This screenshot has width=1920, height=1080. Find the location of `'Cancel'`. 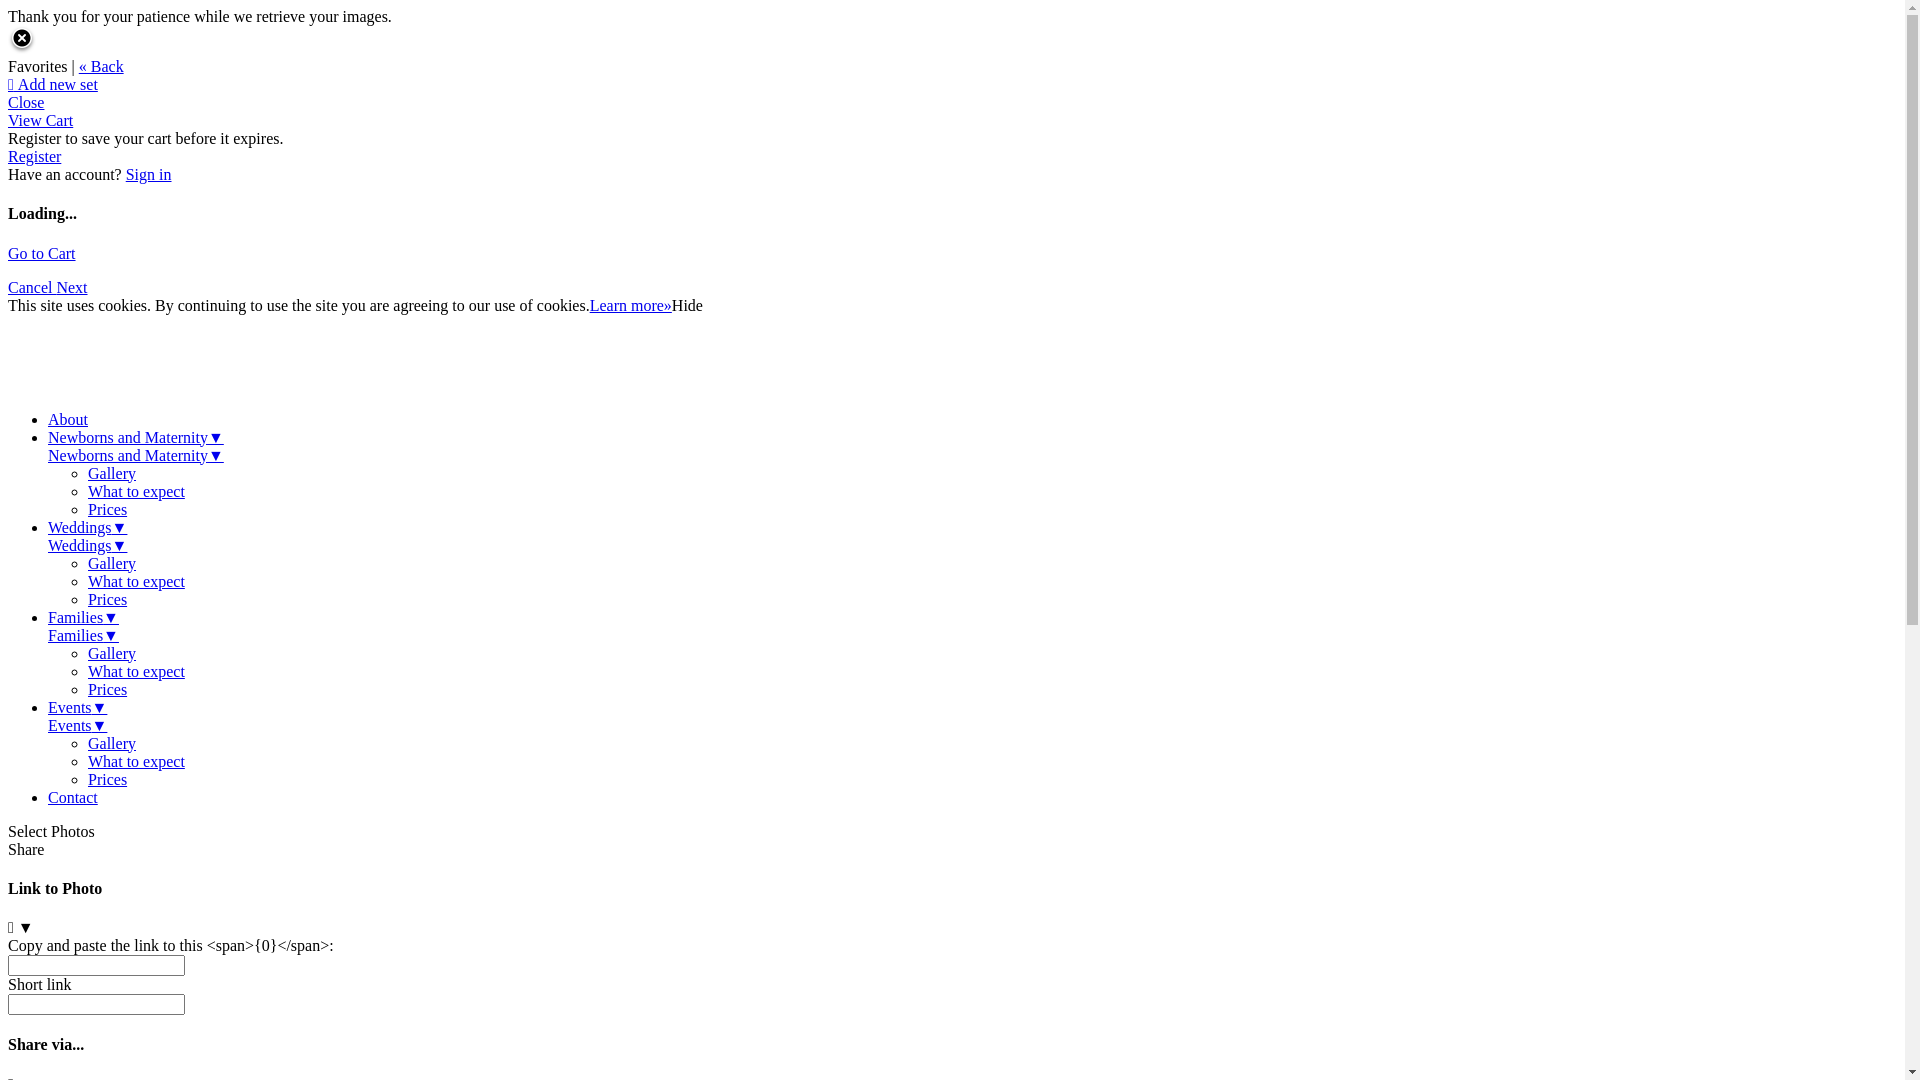

'Cancel' is located at coordinates (32, 287).